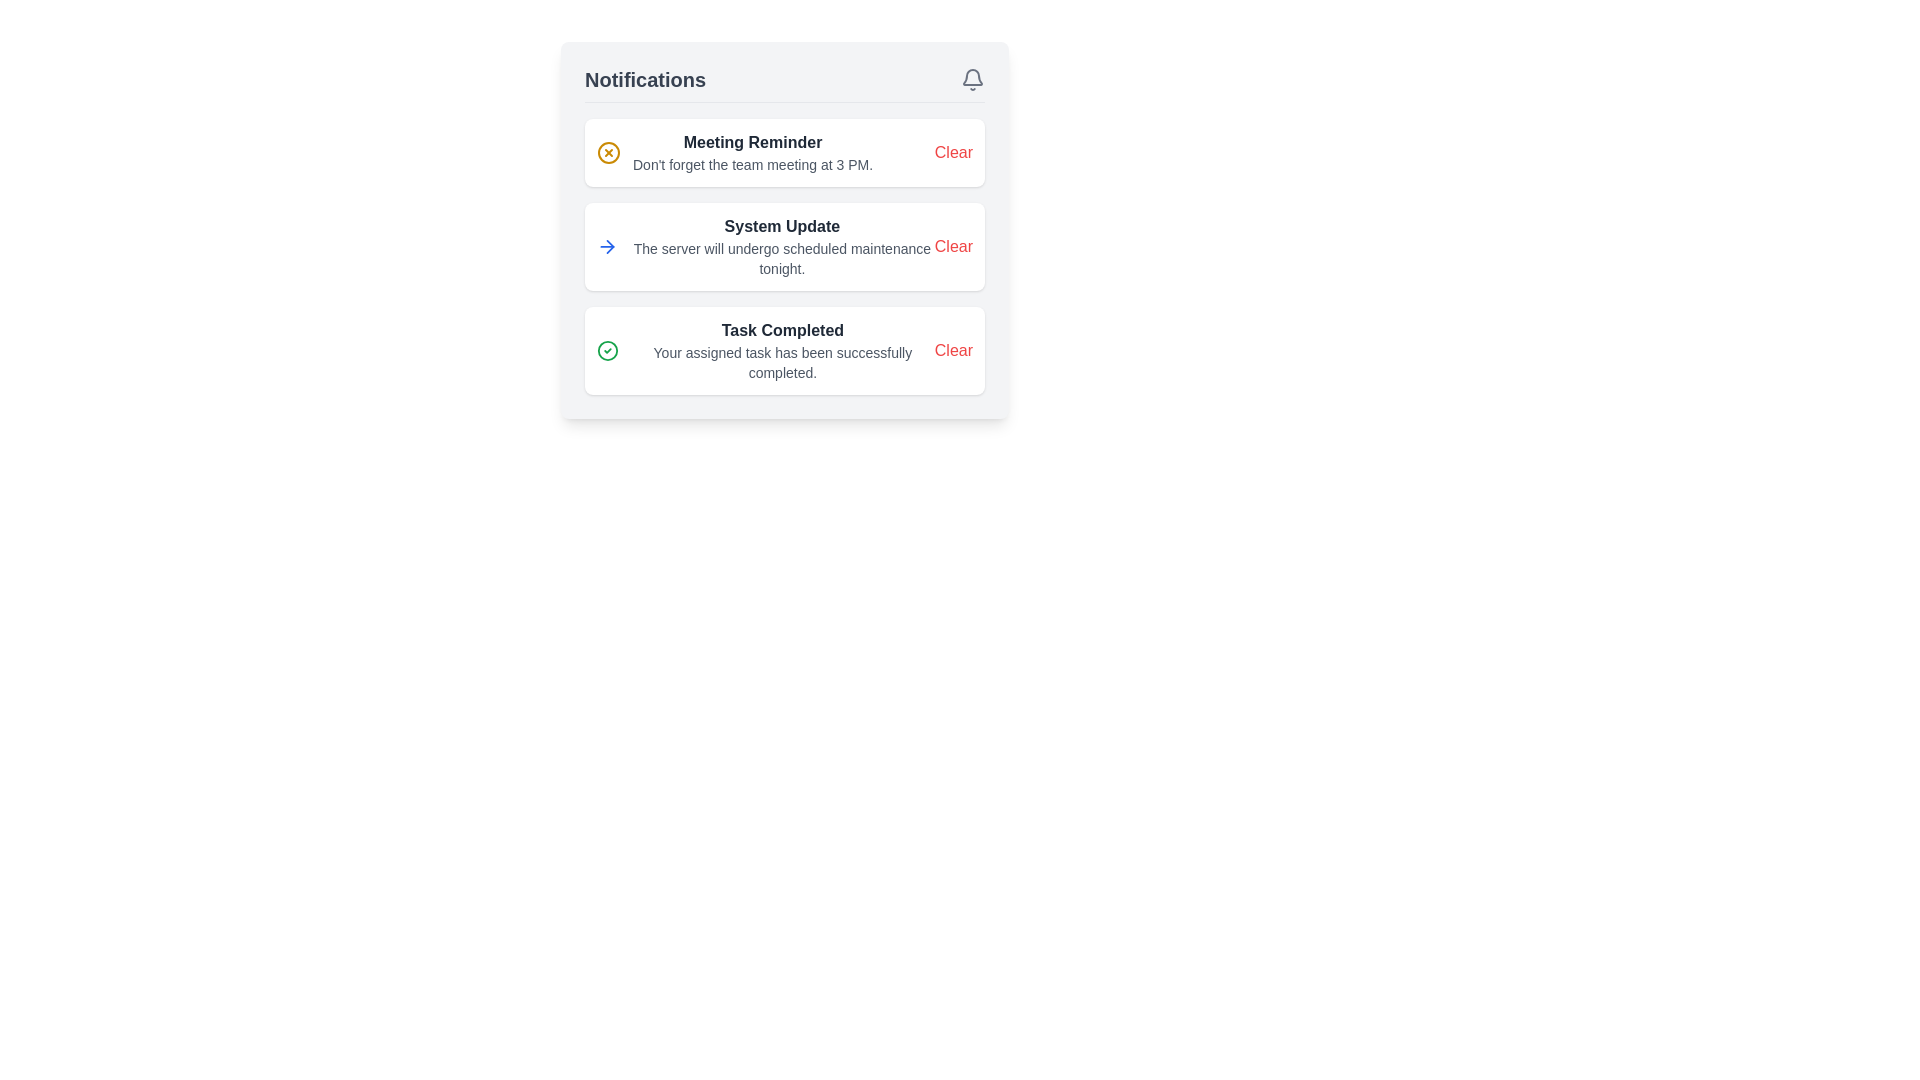 The width and height of the screenshot is (1920, 1080). I want to click on notification message indicating the successful completion of a task, located in the third section of the notification list, between 'System Update' and 'Clear', so click(764, 350).